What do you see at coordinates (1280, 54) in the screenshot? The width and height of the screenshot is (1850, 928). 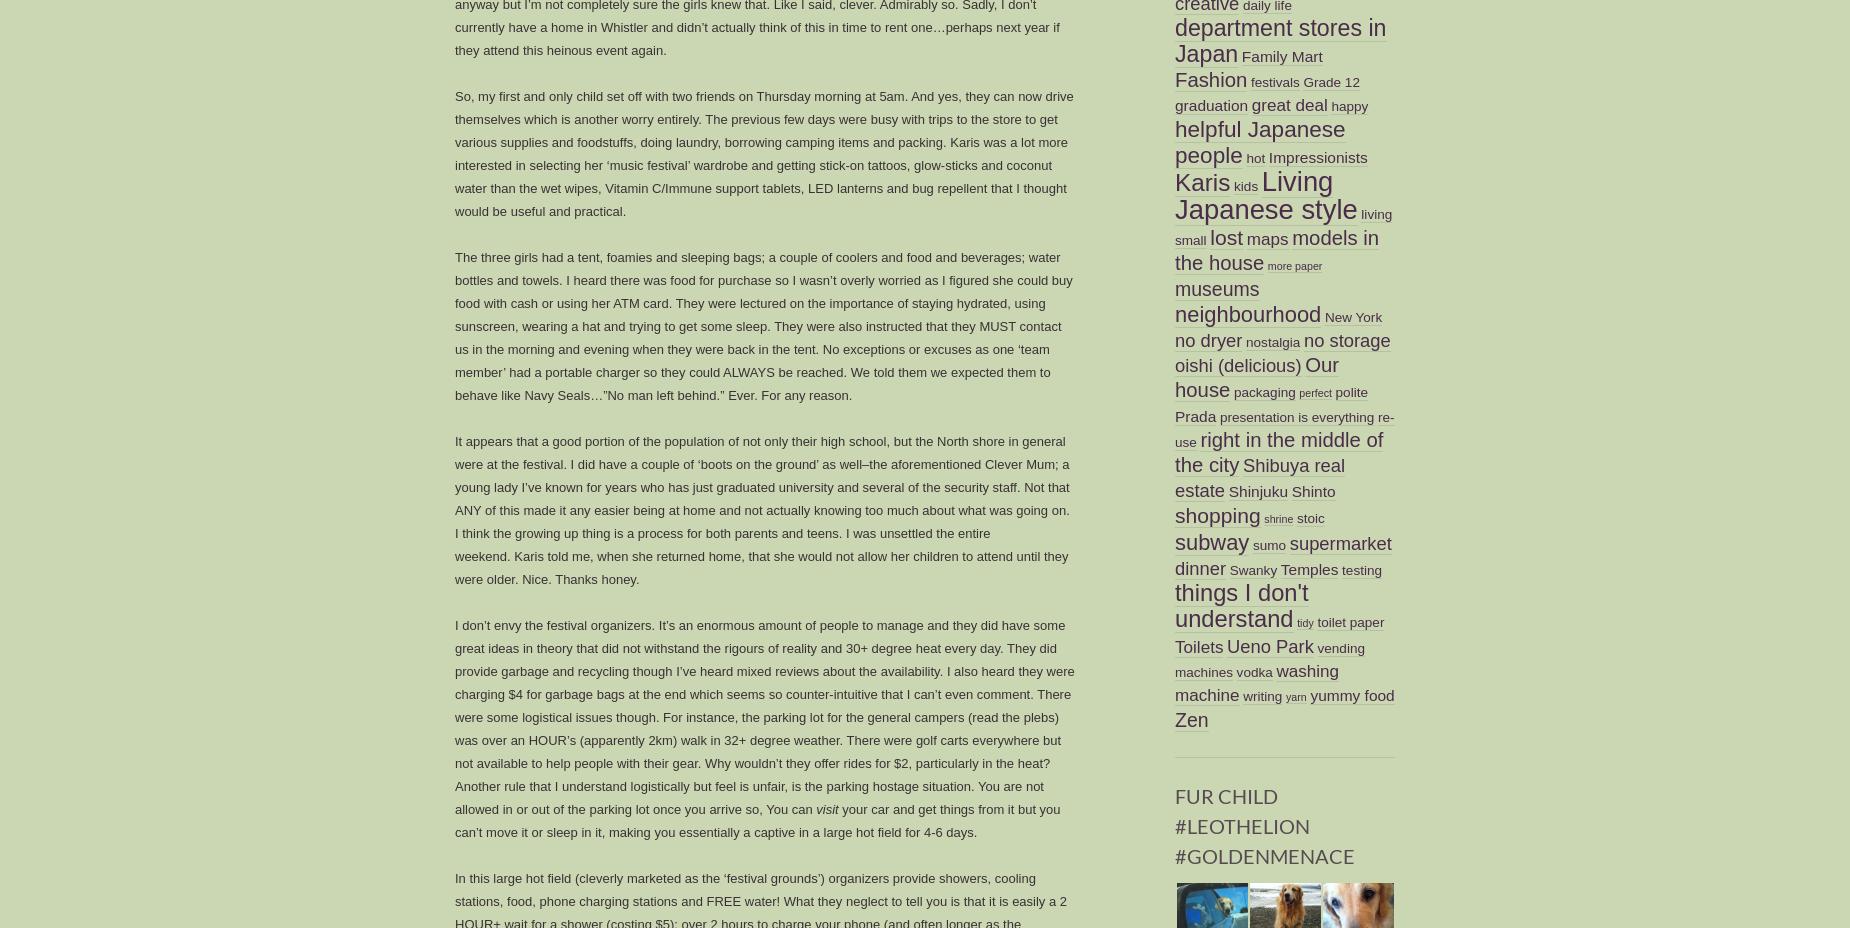 I see `'Family Mart'` at bounding box center [1280, 54].